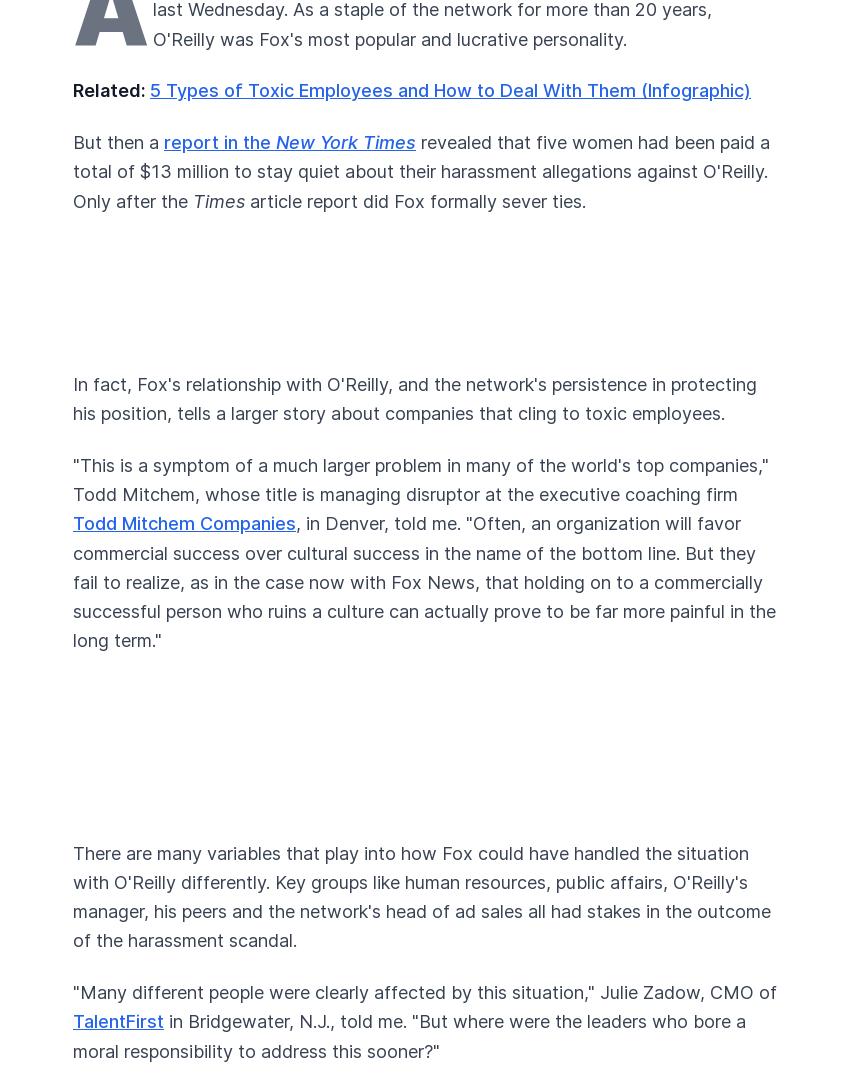  I want to click on 'By        Emily Reynolds Bergh', so click(219, 134).